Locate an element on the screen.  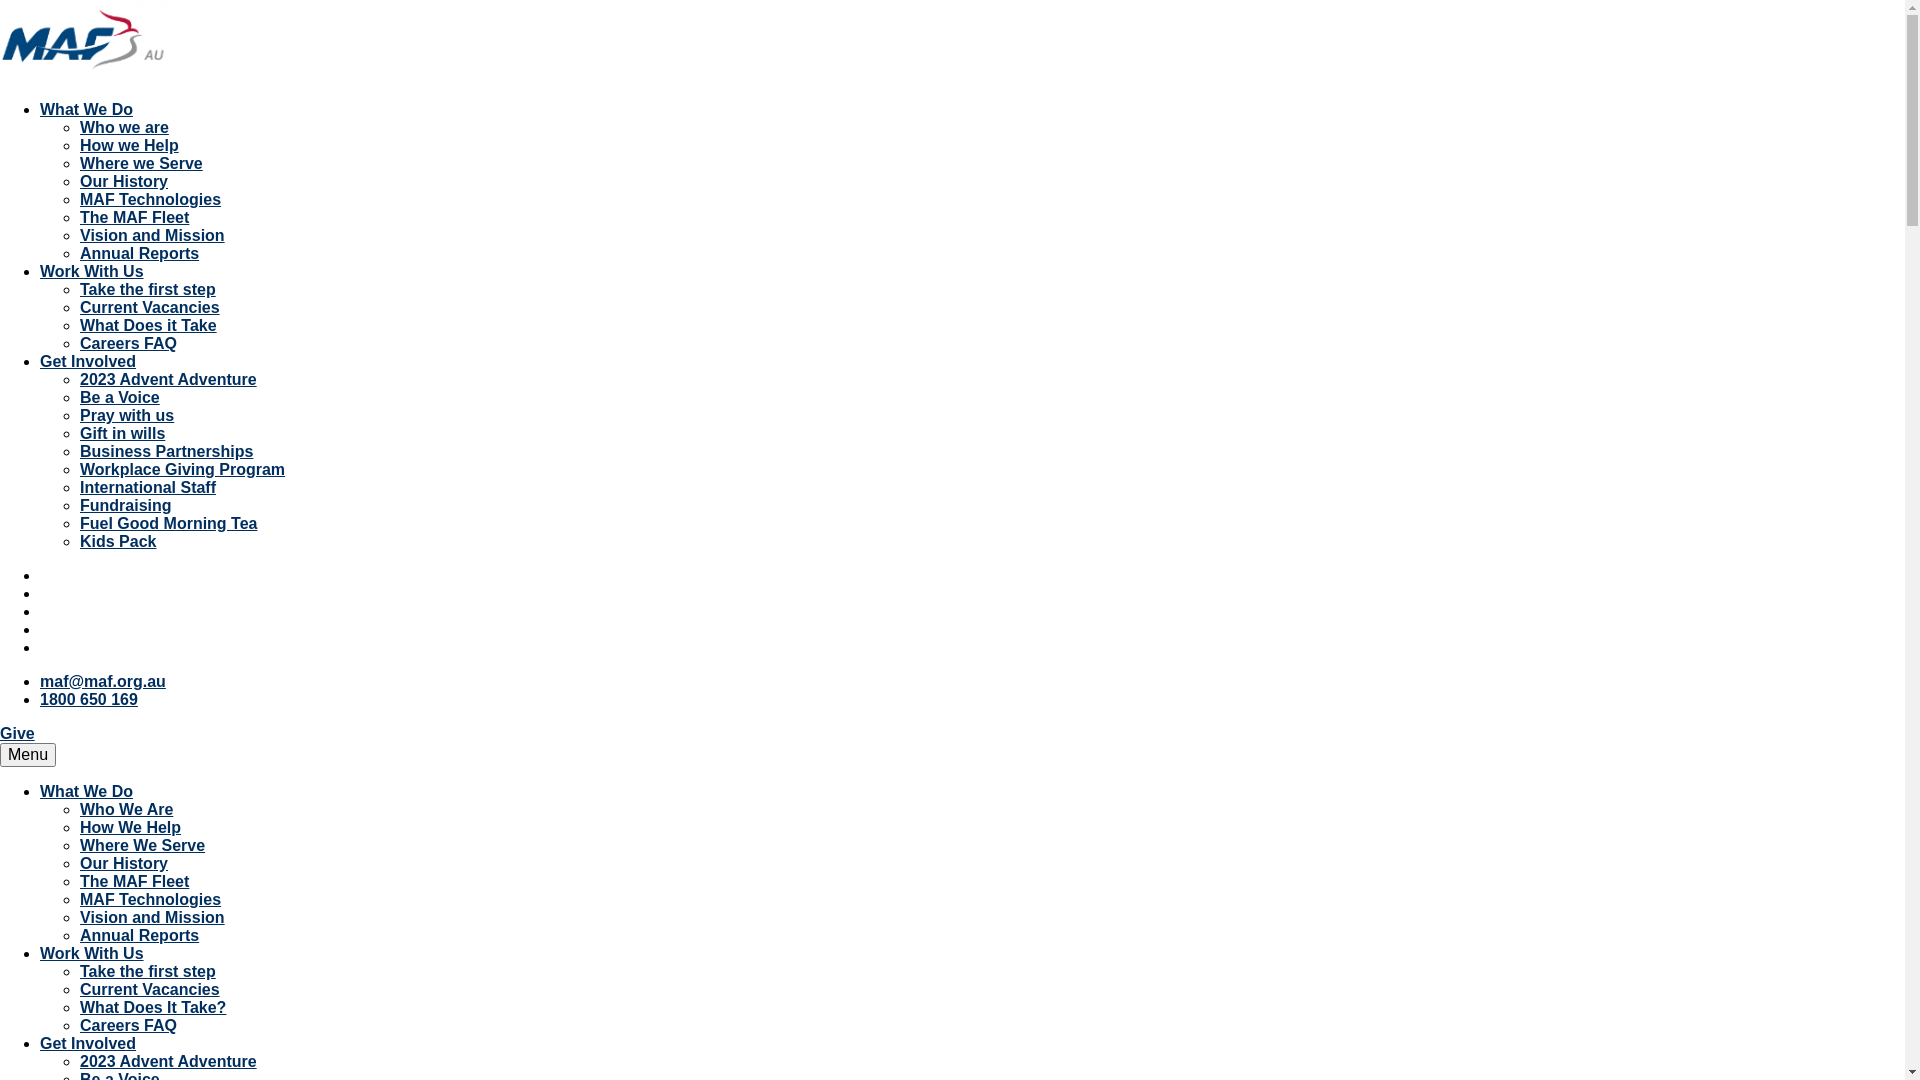
'Fundraising' is located at coordinates (80, 504).